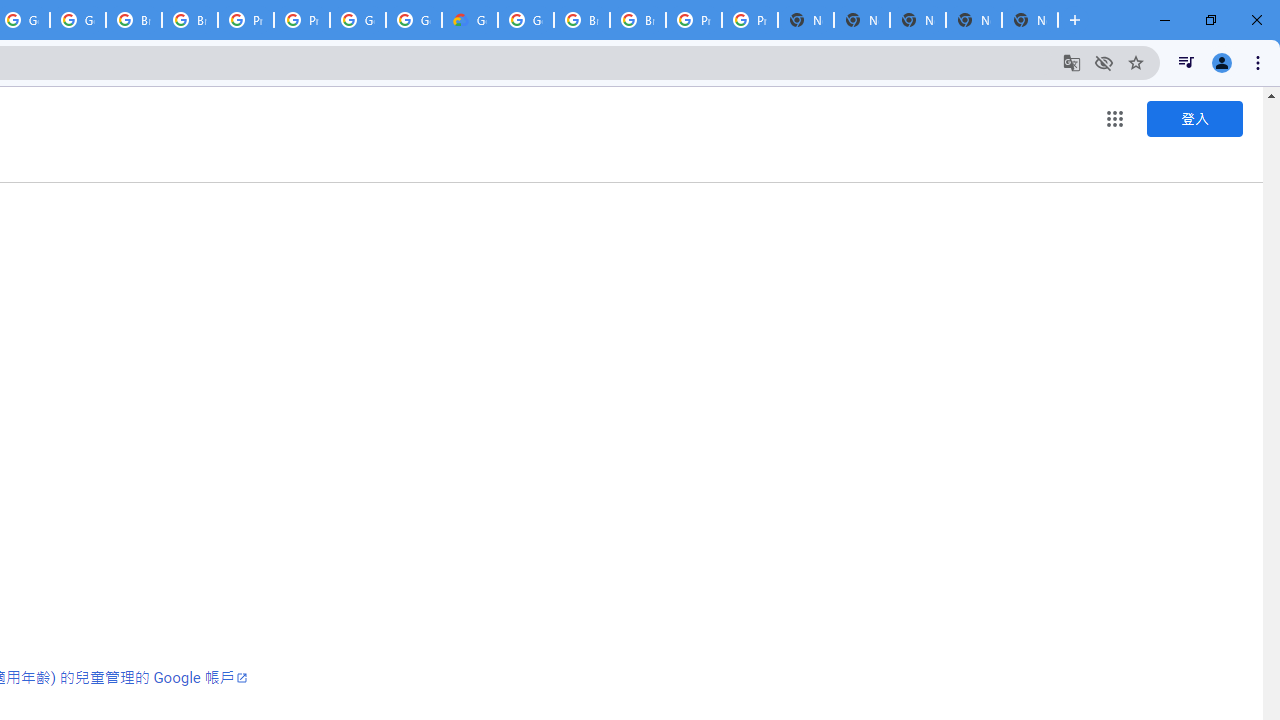  I want to click on 'Browse Chrome as a guest - Computer - Google Chrome Help', so click(581, 20).